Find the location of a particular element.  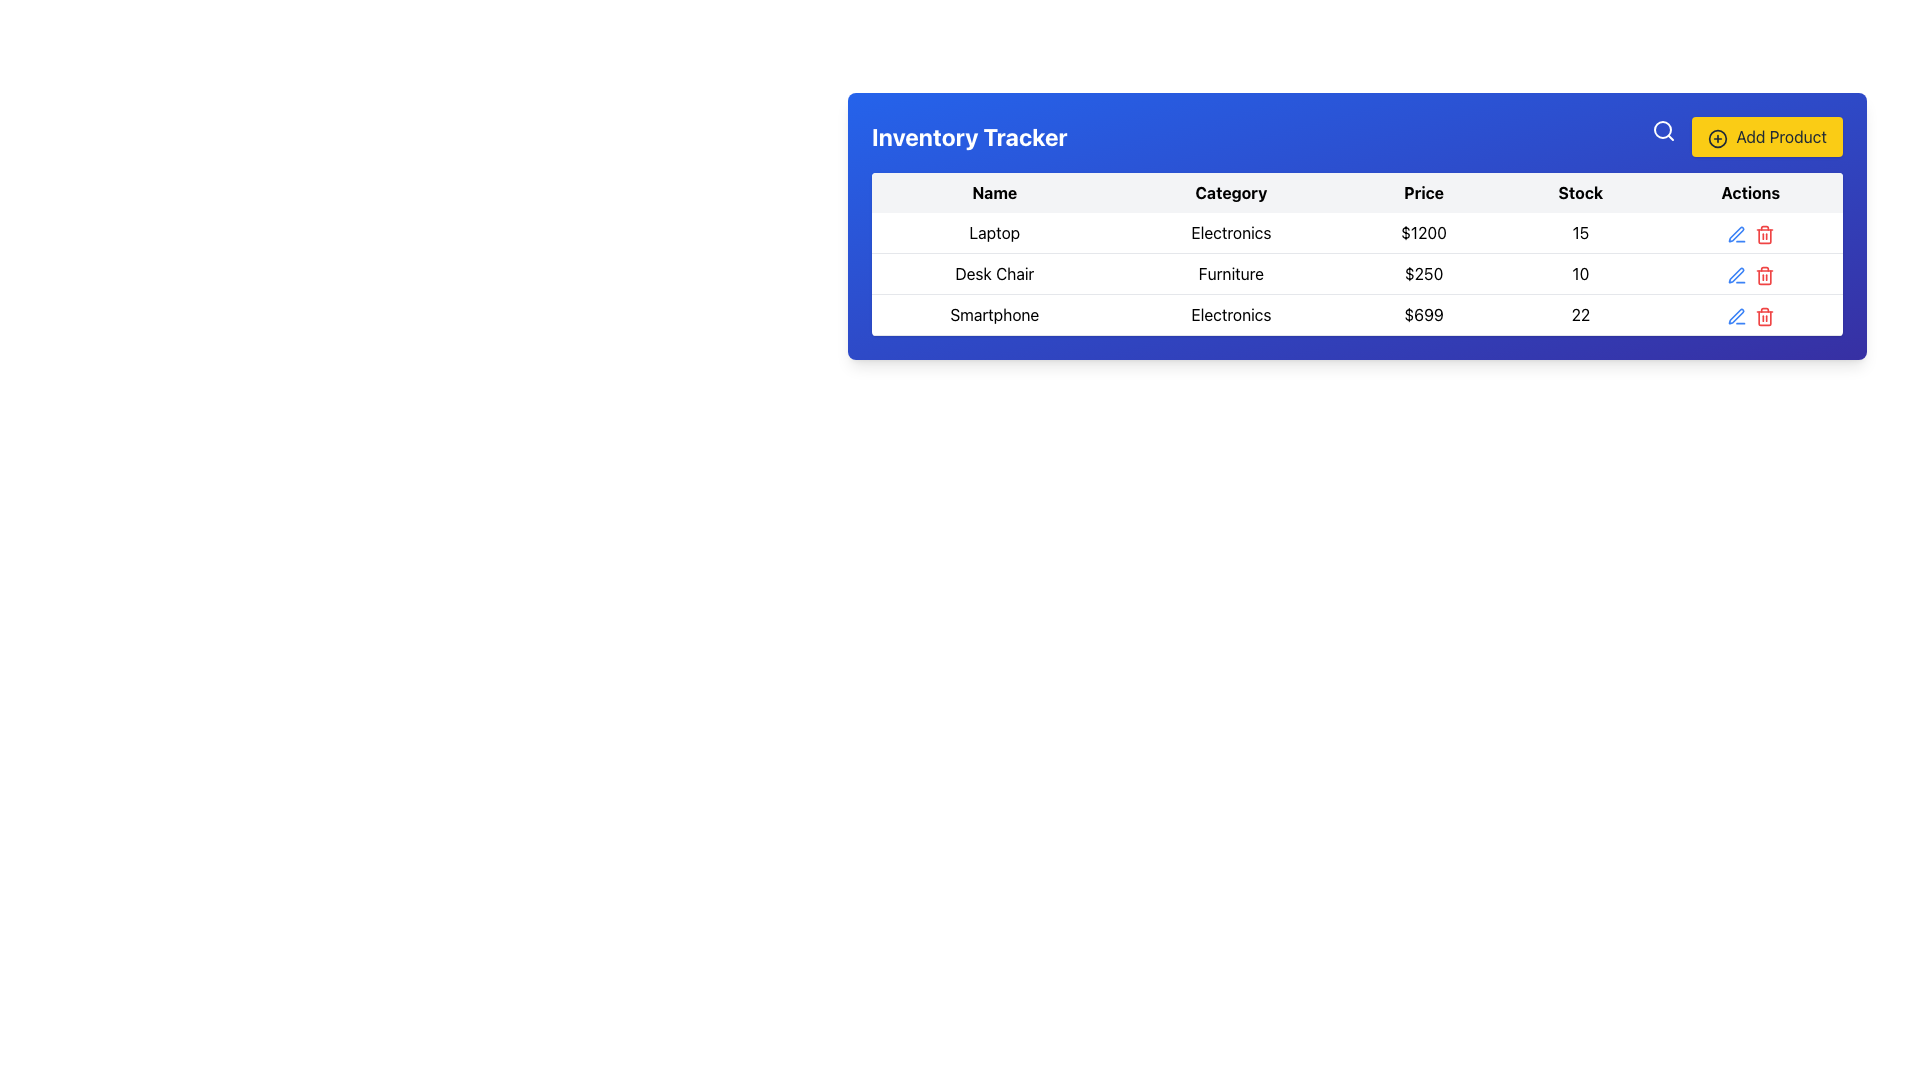

the 'Furniture' Text Cell located in the 'Category' column of the table is located at coordinates (1230, 273).